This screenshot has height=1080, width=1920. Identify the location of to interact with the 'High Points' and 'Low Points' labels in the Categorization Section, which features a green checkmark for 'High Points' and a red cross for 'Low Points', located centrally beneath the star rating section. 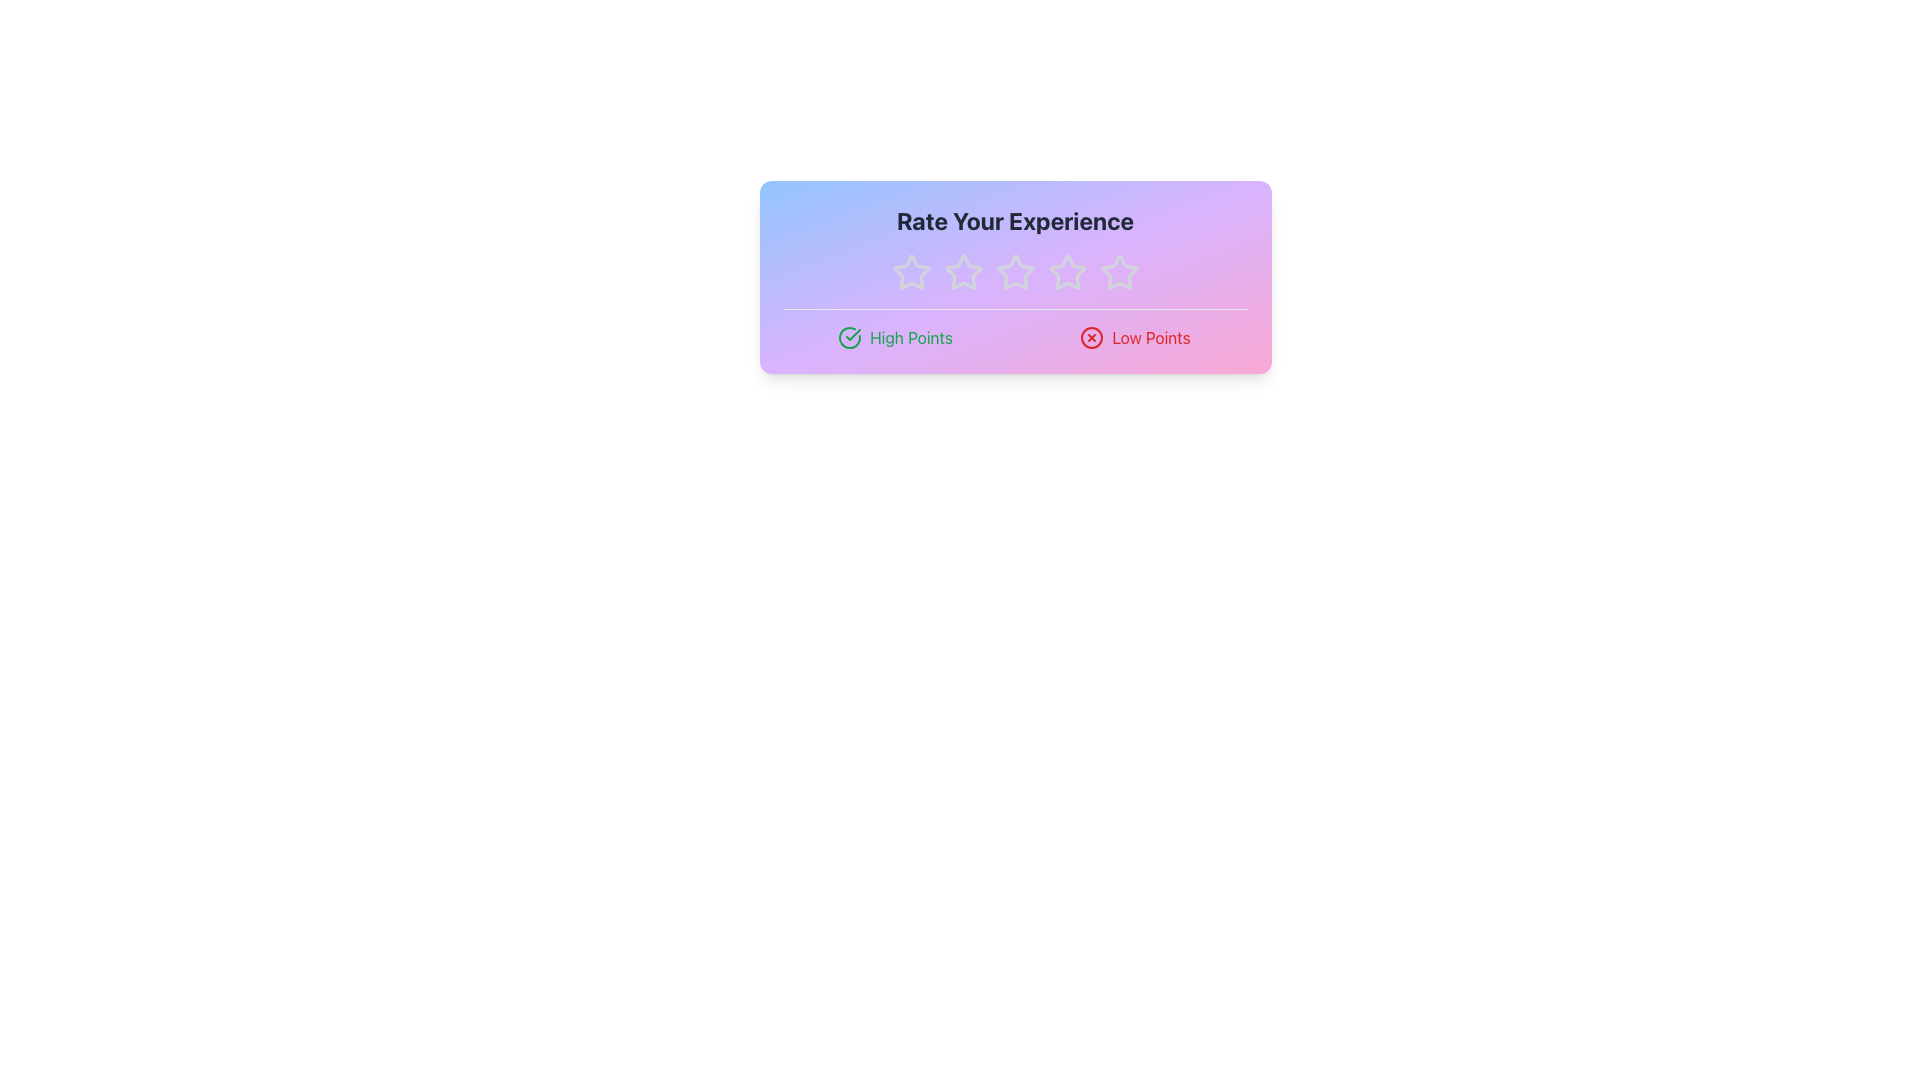
(1015, 337).